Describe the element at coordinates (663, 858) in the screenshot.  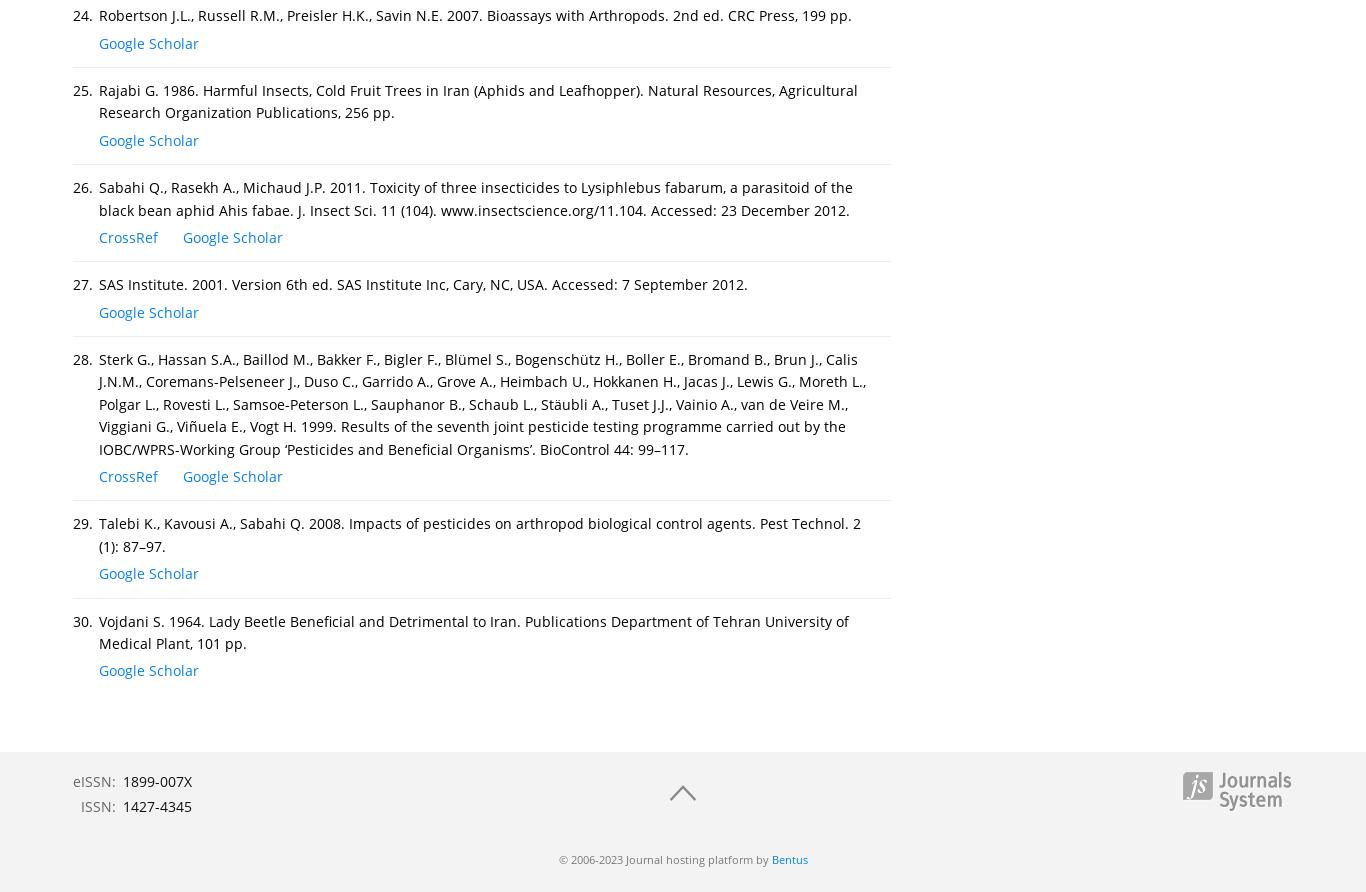
I see `'© 2006-2023 Journal hosting platform by'` at that location.